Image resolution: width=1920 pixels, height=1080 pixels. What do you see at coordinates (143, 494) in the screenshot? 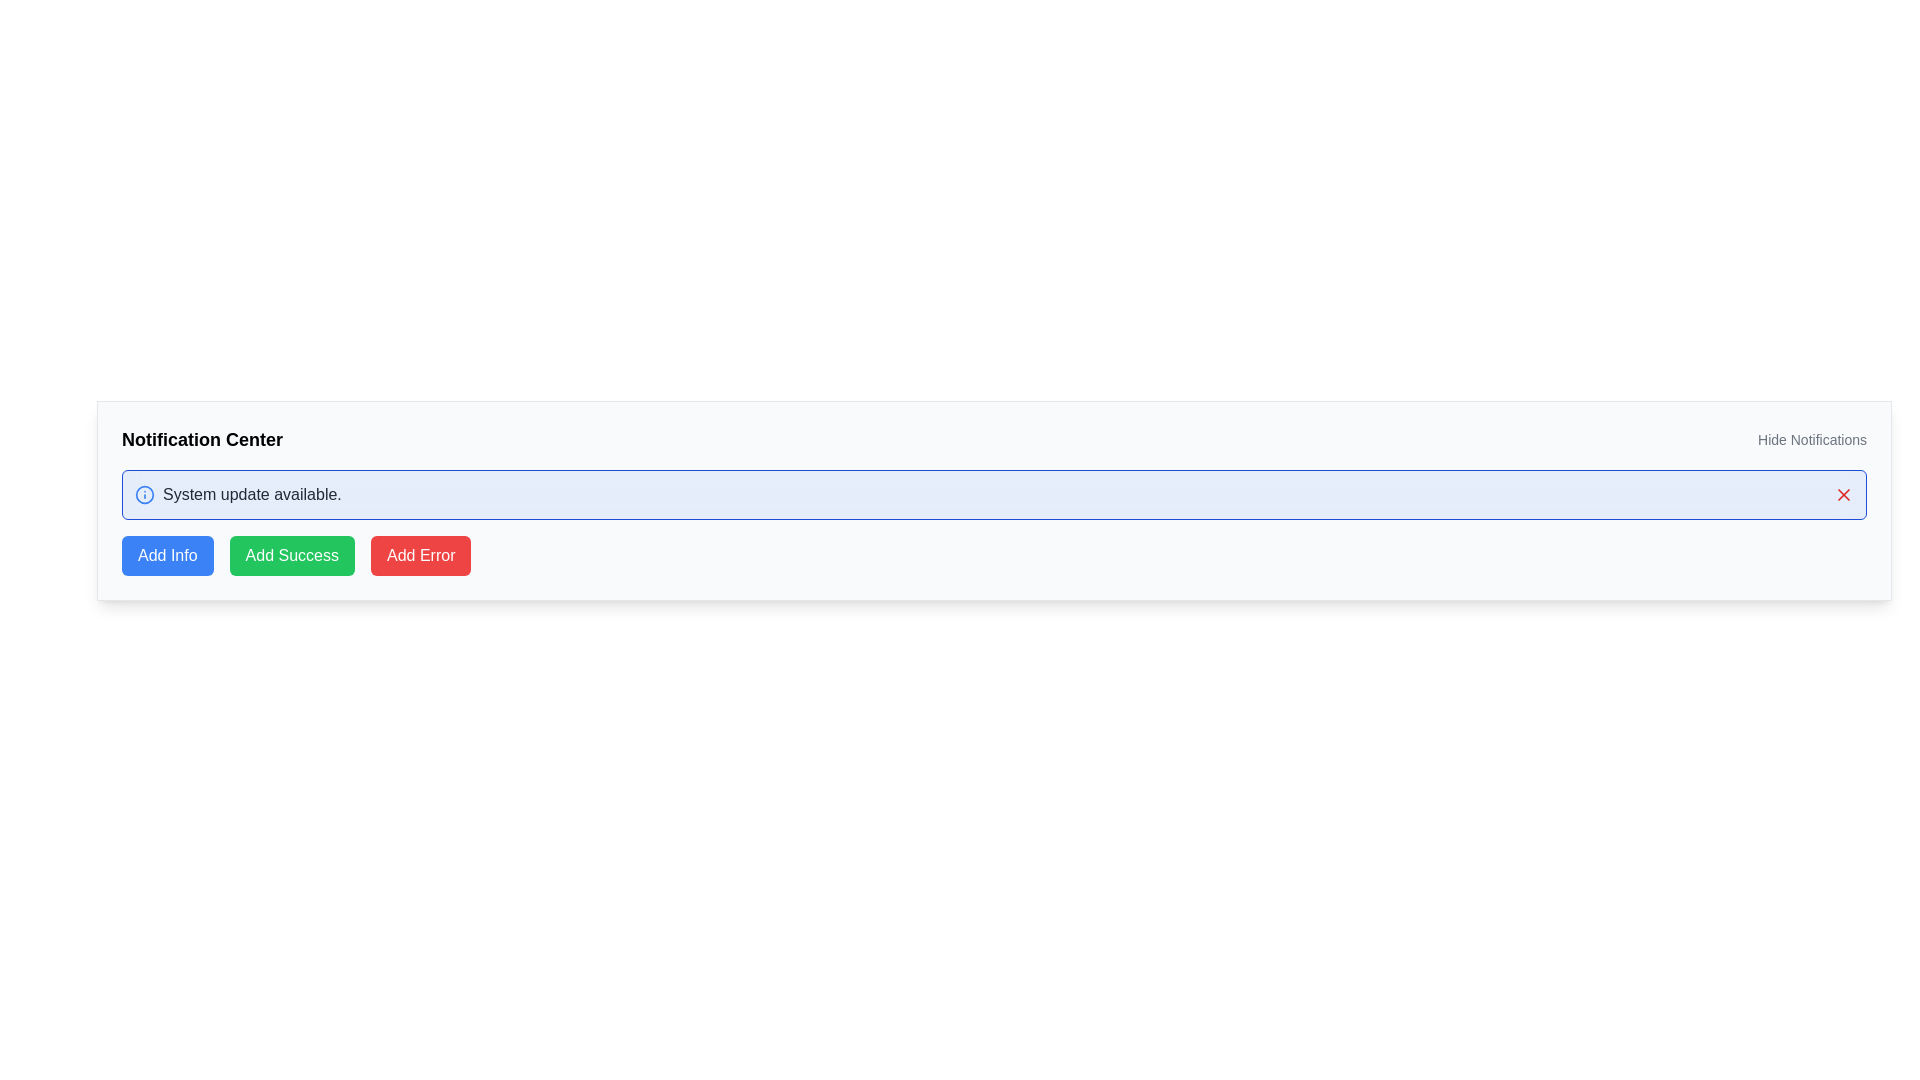
I see `the circular icon with a blue outline and black content area, which is part of the 'System update available' notification near the top-left corner` at bounding box center [143, 494].